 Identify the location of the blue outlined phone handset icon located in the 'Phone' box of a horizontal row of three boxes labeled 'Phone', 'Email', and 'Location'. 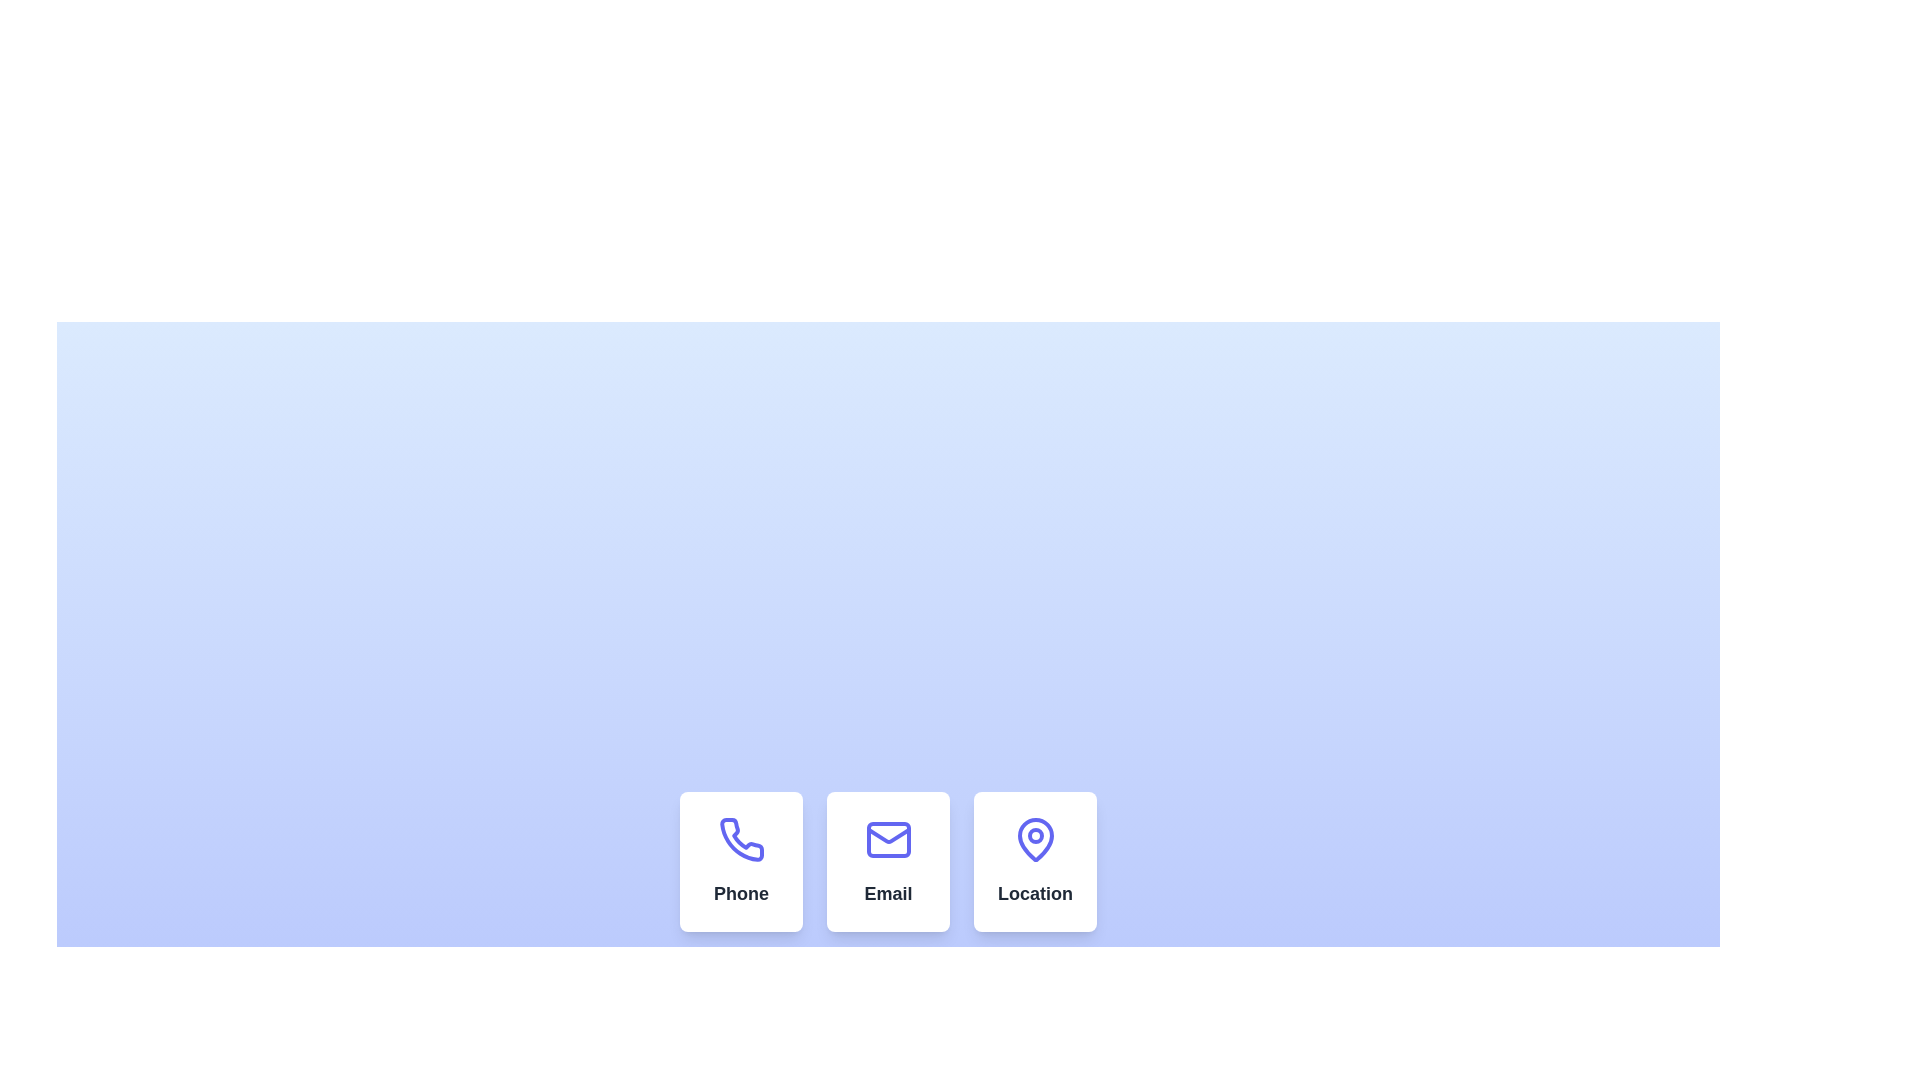
(740, 839).